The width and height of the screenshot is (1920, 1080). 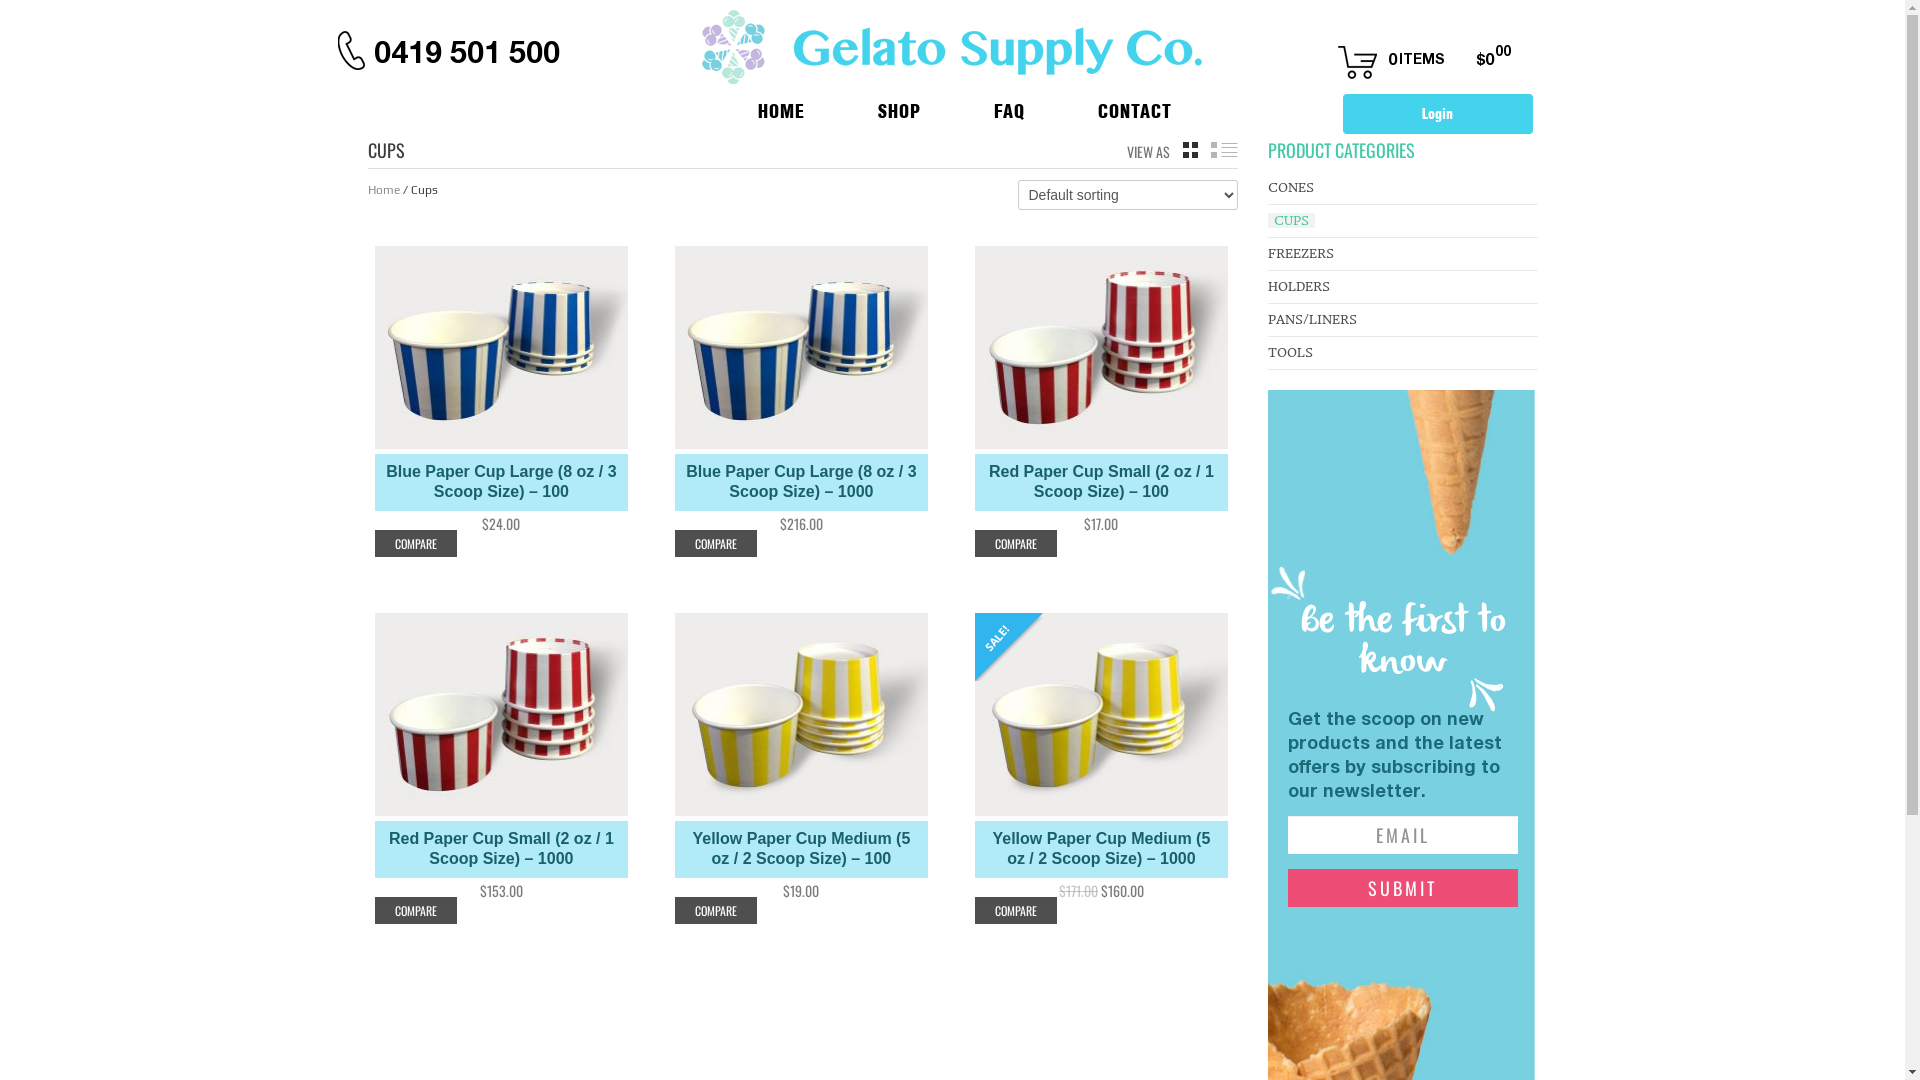 What do you see at coordinates (1291, 187) in the screenshot?
I see `'CONES'` at bounding box center [1291, 187].